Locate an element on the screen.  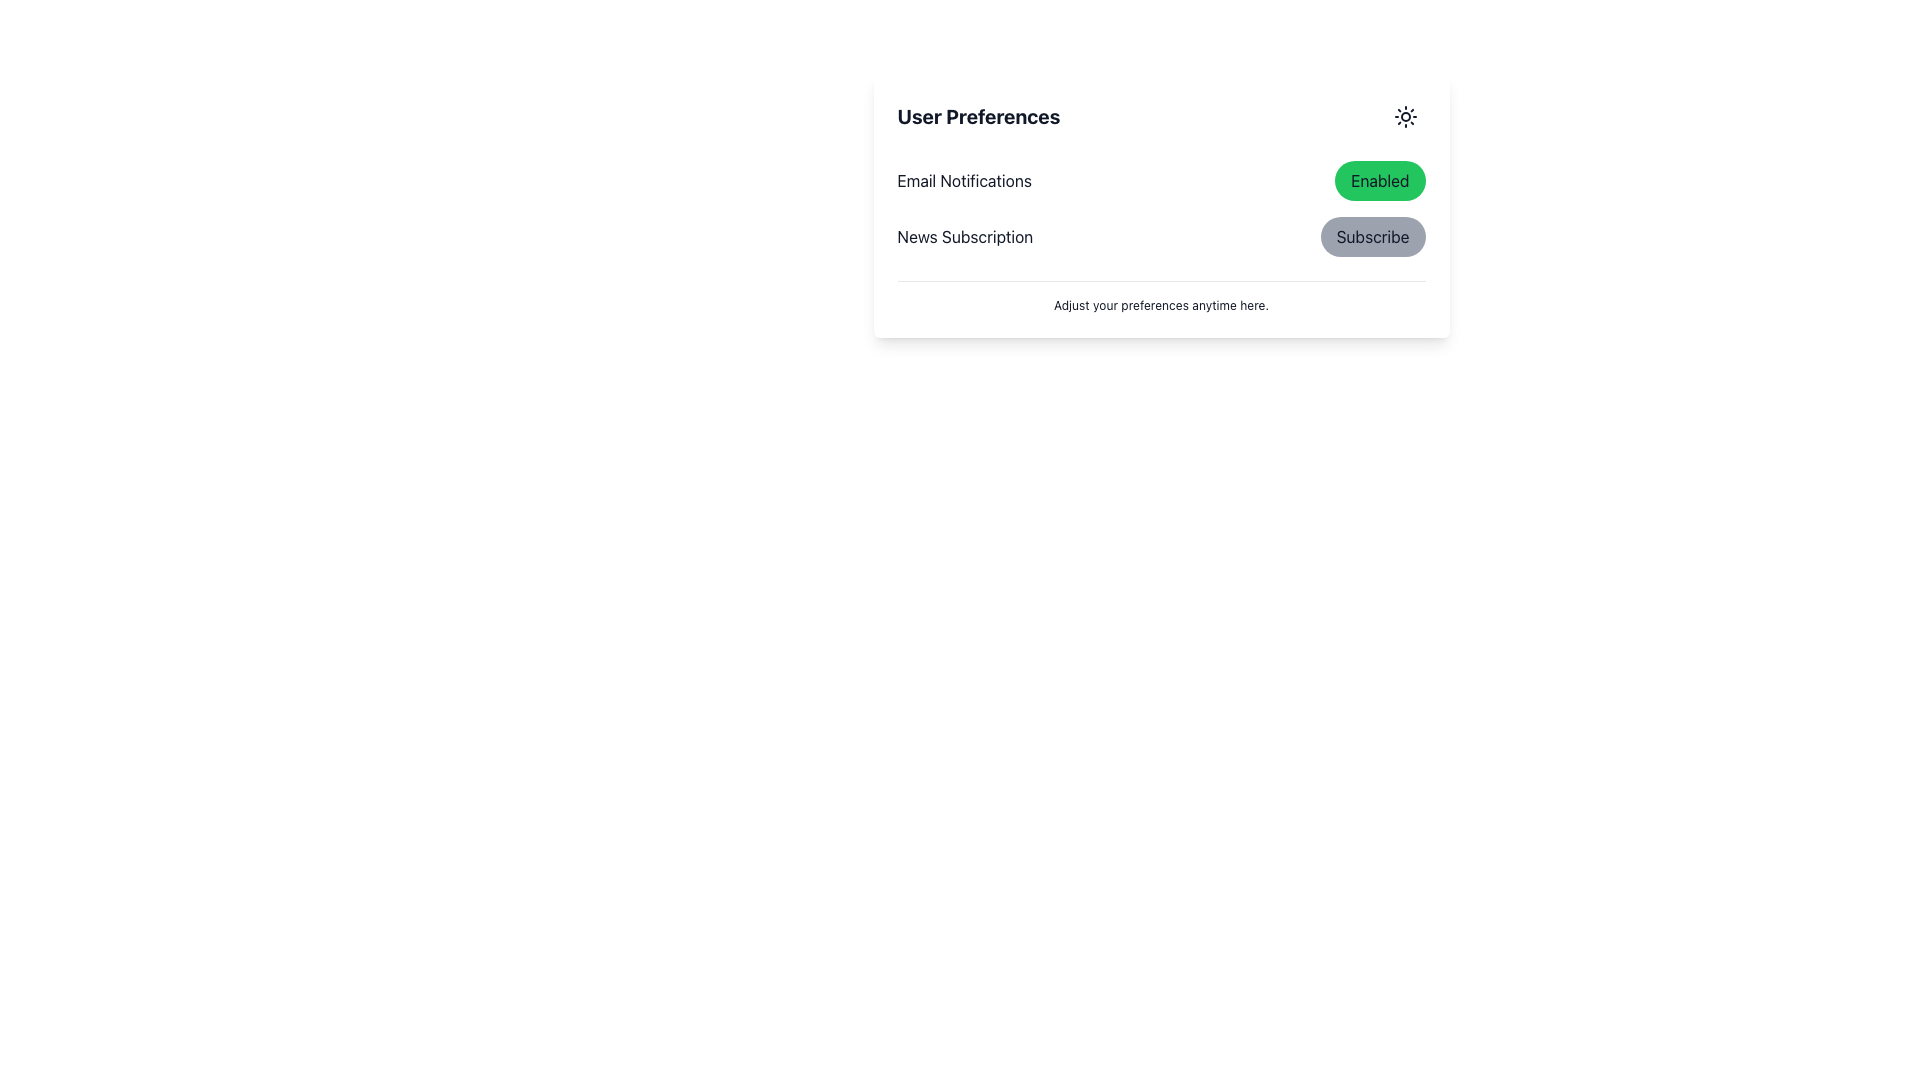
the 'Email Notifications' text label, which describes the related toggle for email notifications settings is located at coordinates (964, 181).